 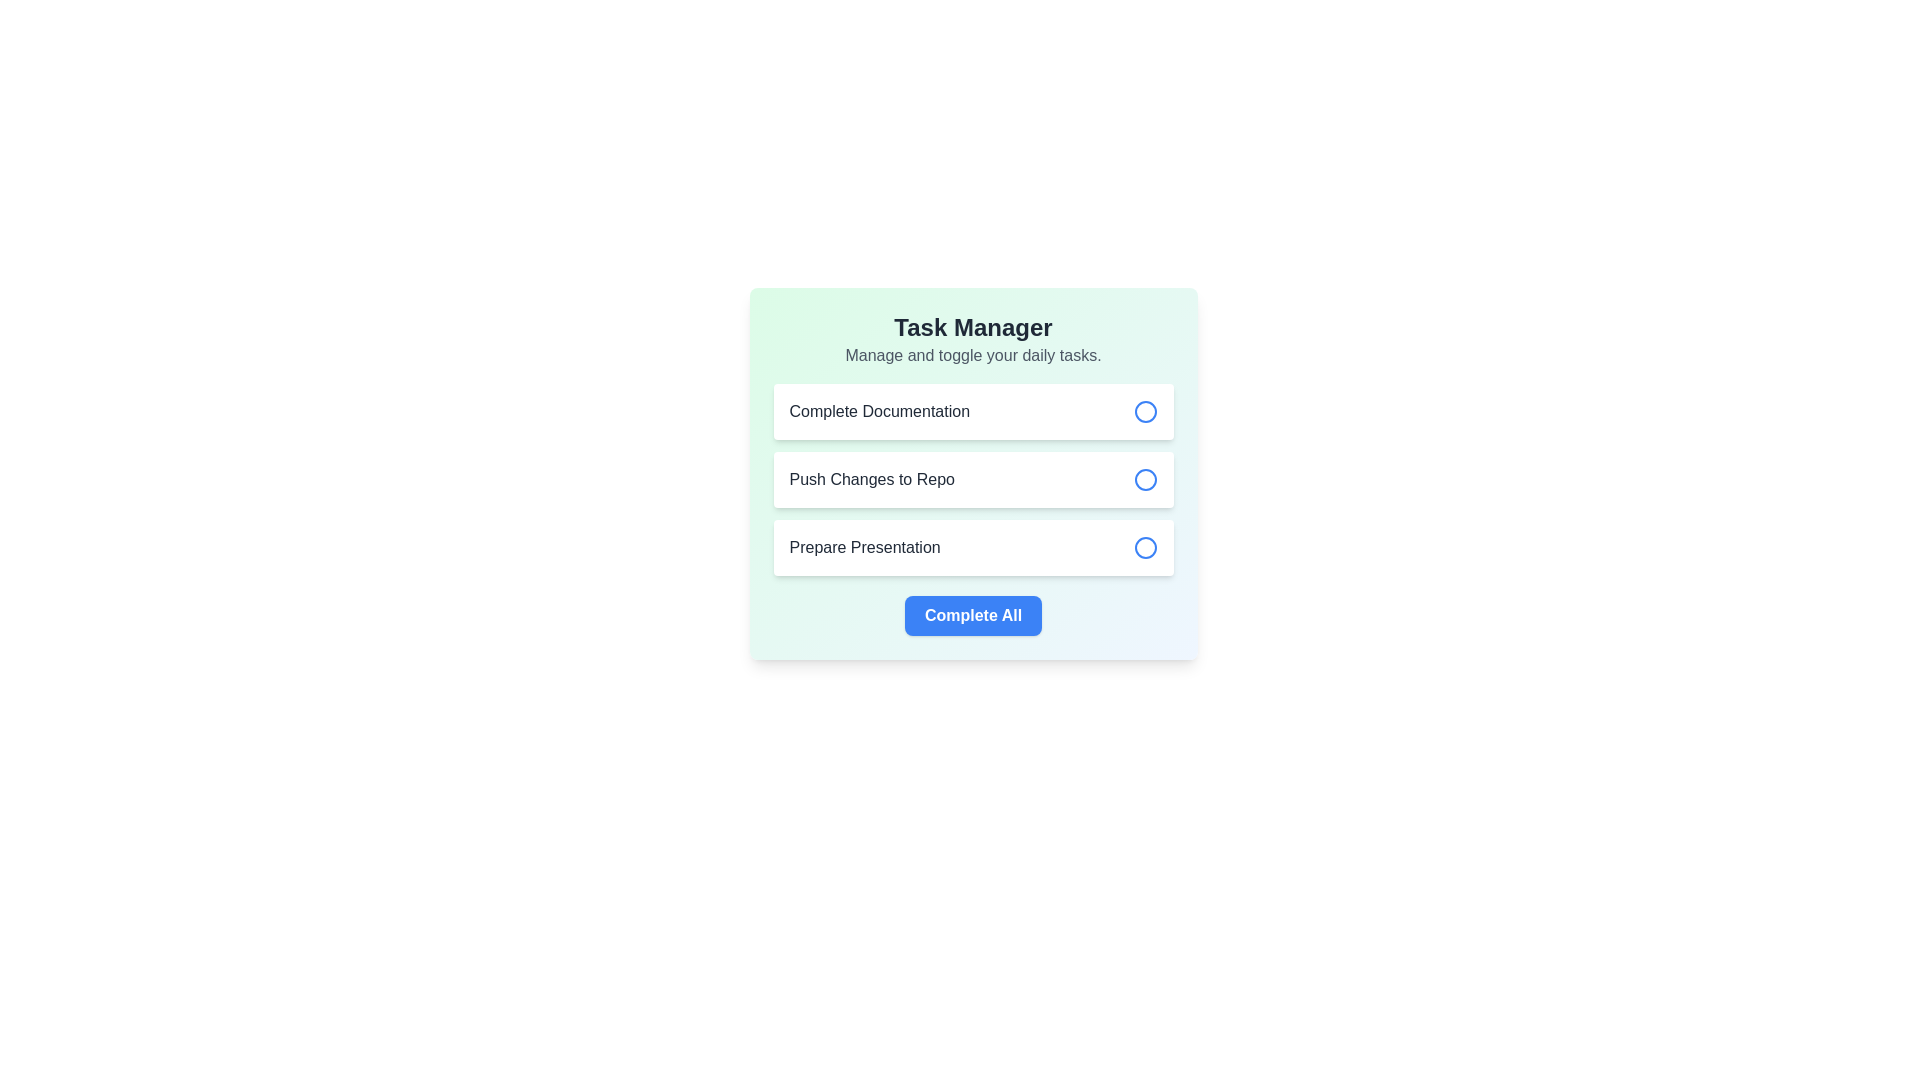 I want to click on text header 'Task Manager' which is styled in bold, large font in dark gray on a light green background, located at the top of the card-like component, so click(x=973, y=326).